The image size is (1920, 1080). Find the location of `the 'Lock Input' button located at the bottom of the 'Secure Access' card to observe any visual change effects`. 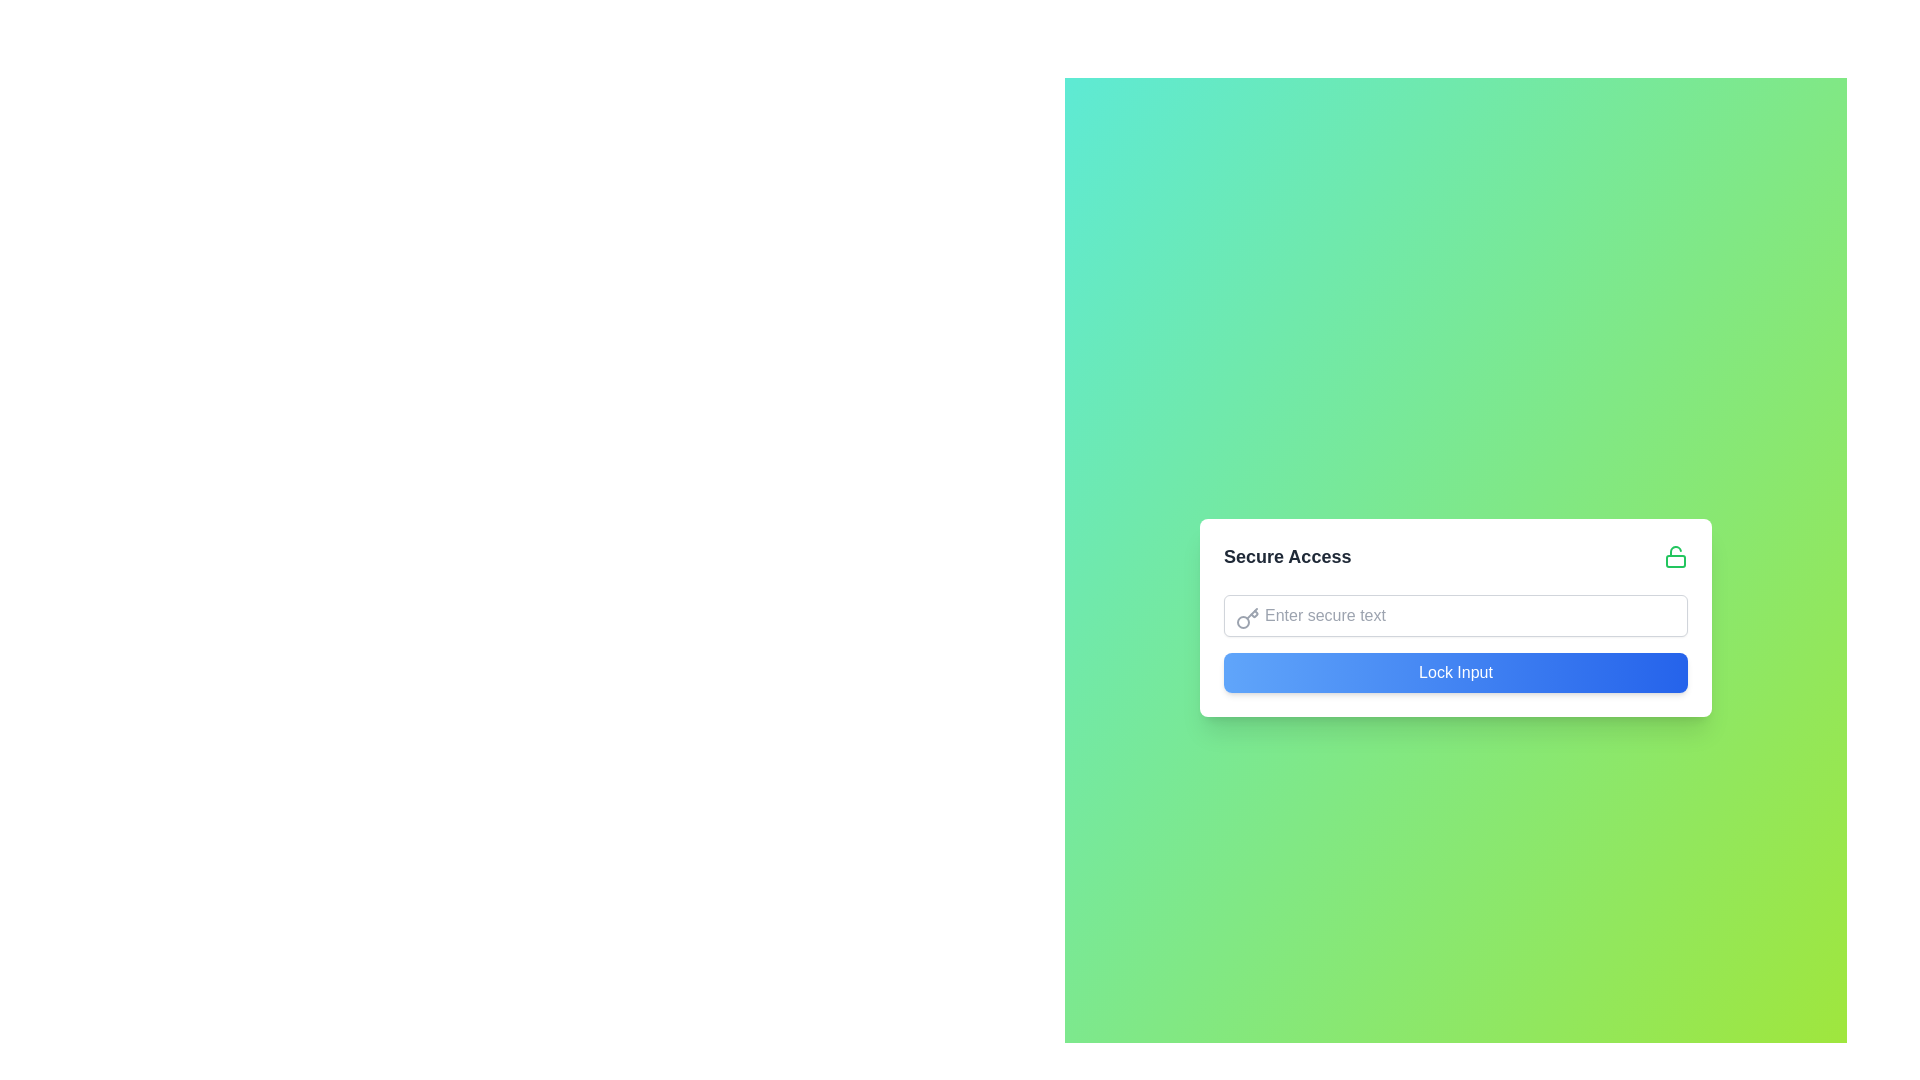

the 'Lock Input' button located at the bottom of the 'Secure Access' card to observe any visual change effects is located at coordinates (1455, 672).